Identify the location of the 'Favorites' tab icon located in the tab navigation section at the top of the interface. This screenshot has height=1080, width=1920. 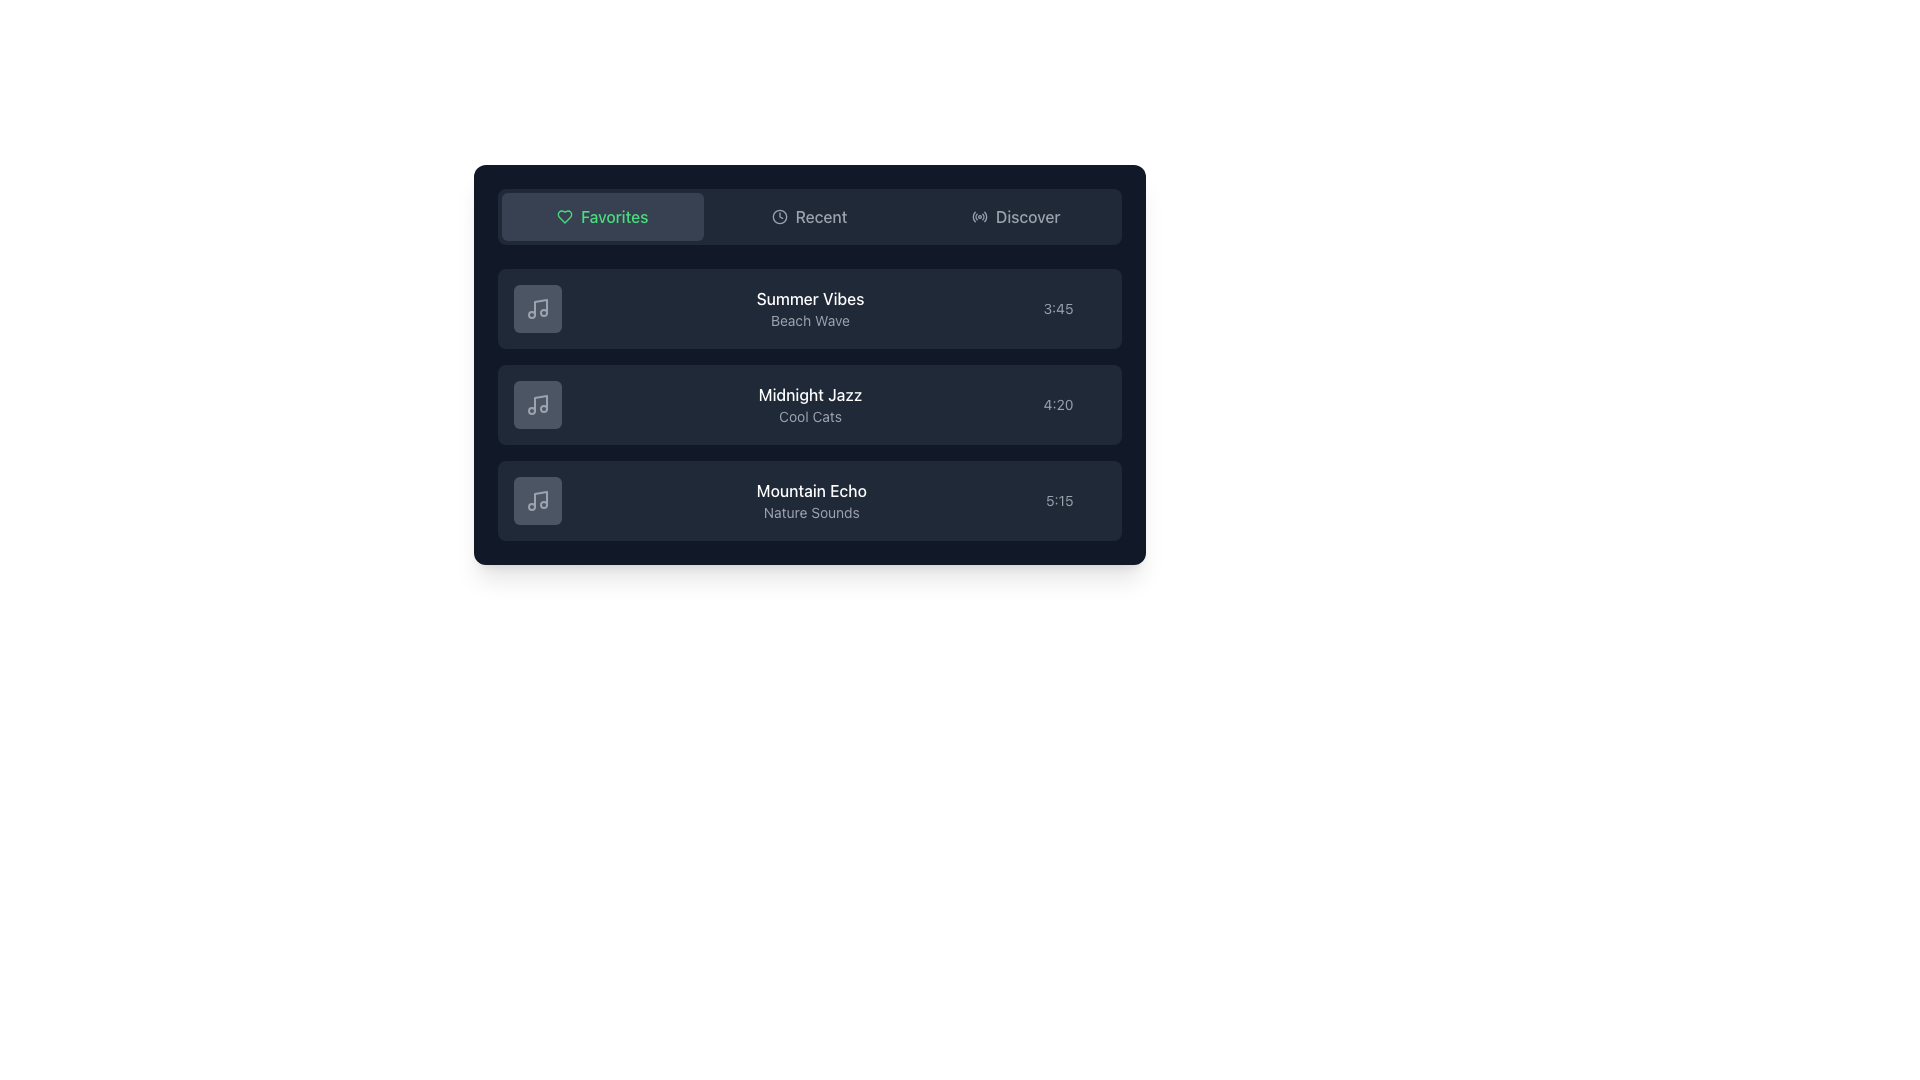
(564, 216).